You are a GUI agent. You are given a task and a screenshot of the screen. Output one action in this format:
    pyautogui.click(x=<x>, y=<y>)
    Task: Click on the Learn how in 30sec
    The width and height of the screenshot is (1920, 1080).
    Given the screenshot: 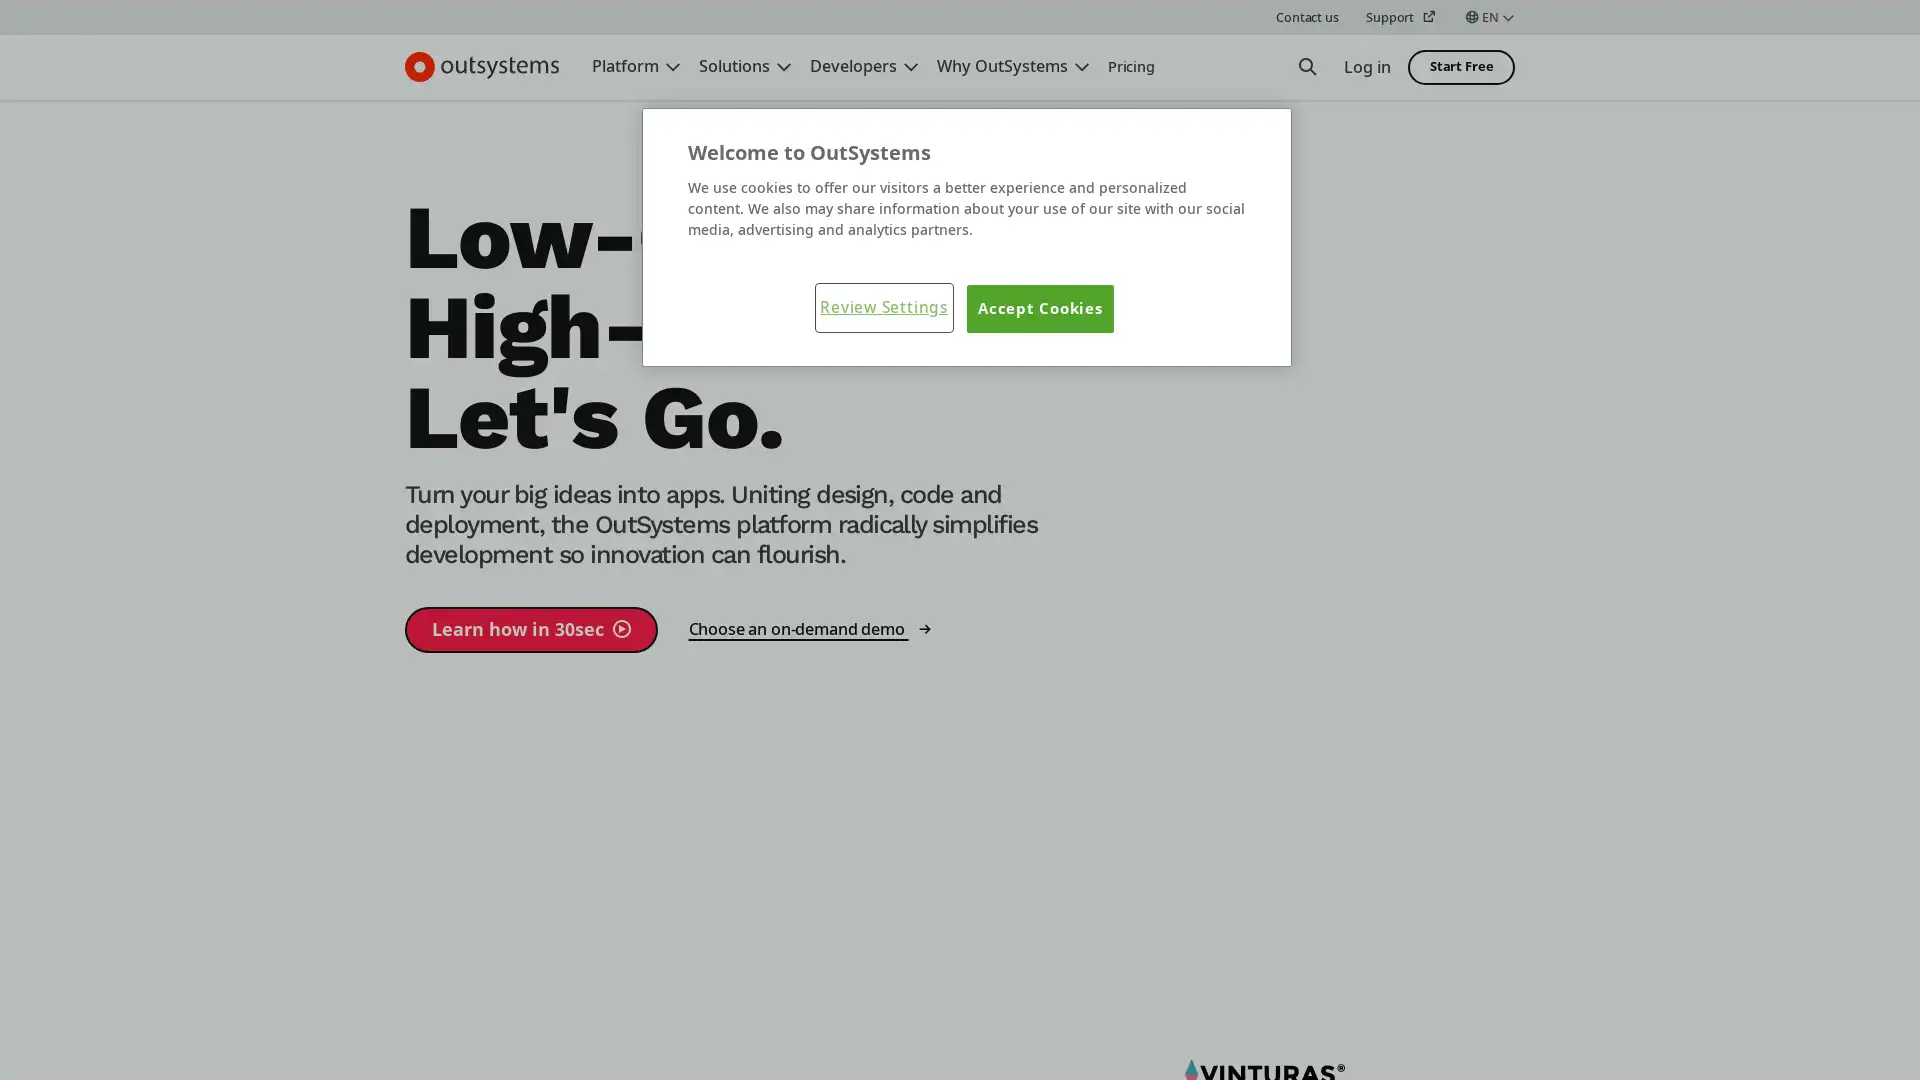 What is the action you would take?
    pyautogui.click(x=531, y=627)
    